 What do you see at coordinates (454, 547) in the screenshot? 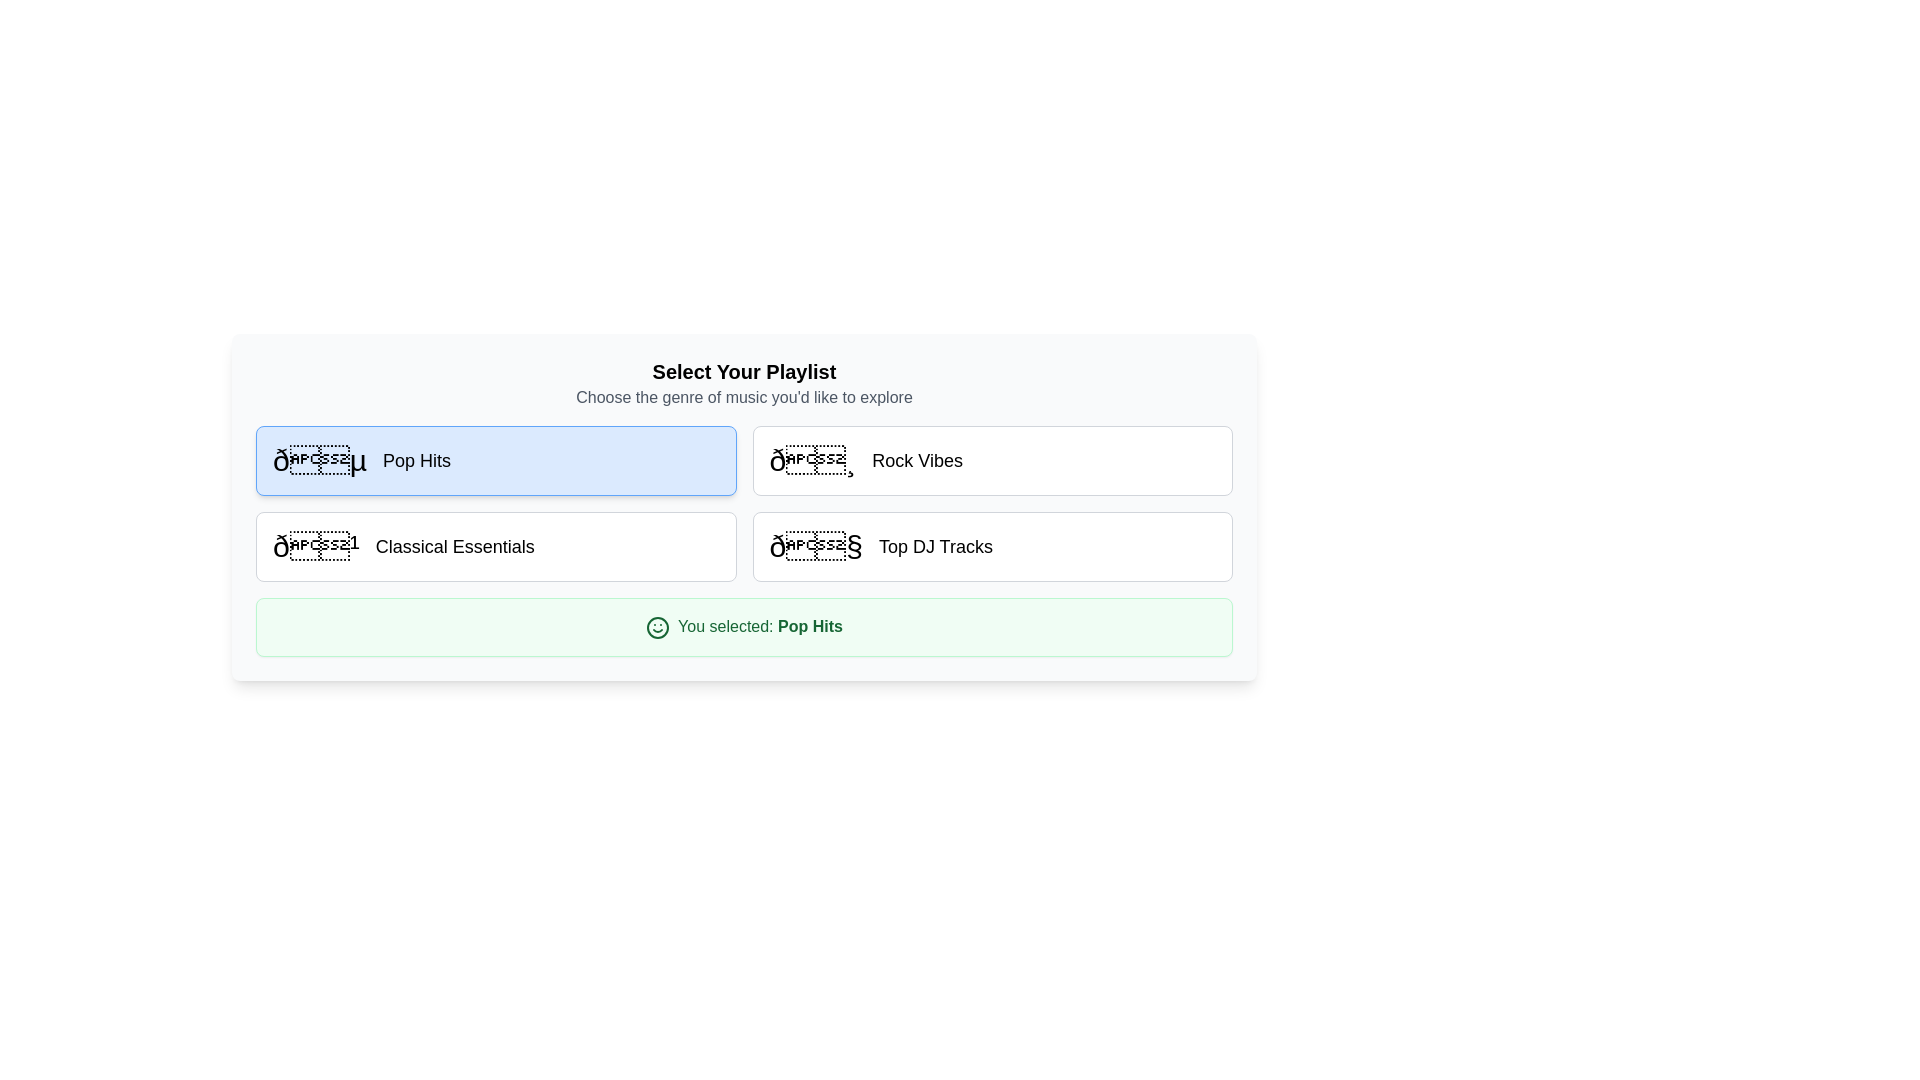
I see `text label for the 'Classical Essentials' playlist option located in the second row of the left column, which is inside a white box bordered by gray and next to a large musical note icon` at bounding box center [454, 547].